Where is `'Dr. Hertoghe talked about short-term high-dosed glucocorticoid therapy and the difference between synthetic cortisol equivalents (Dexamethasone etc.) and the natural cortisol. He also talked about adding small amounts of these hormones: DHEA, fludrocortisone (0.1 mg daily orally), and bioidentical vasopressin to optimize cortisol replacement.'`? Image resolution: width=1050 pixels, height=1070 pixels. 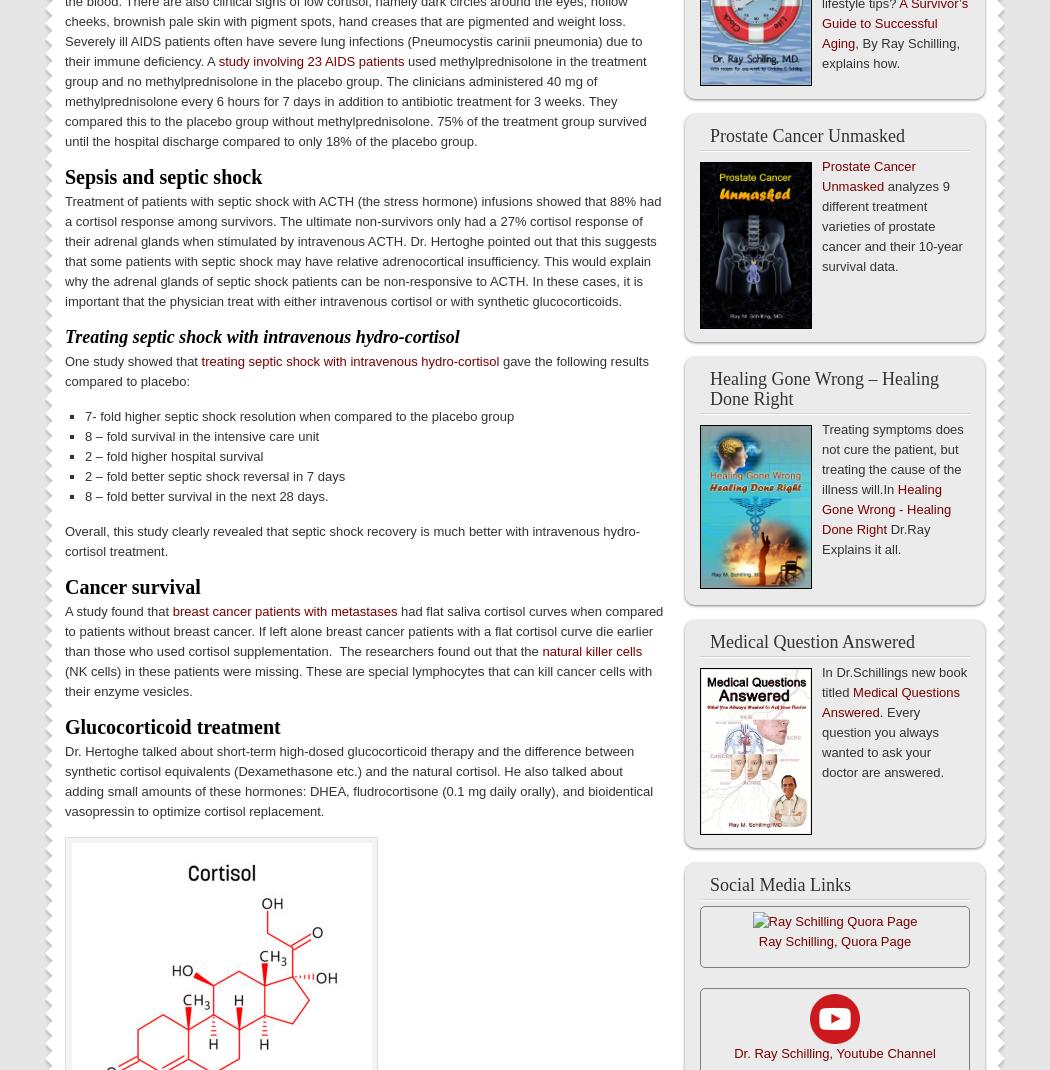 'Dr. Hertoghe talked about short-term high-dosed glucocorticoid therapy and the difference between synthetic cortisol equivalents (Dexamethasone etc.) and the natural cortisol. He also talked about adding small amounts of these hormones: DHEA, fludrocortisone (0.1 mg daily orally), and bioidentical vasopressin to optimize cortisol replacement.' is located at coordinates (357, 780).